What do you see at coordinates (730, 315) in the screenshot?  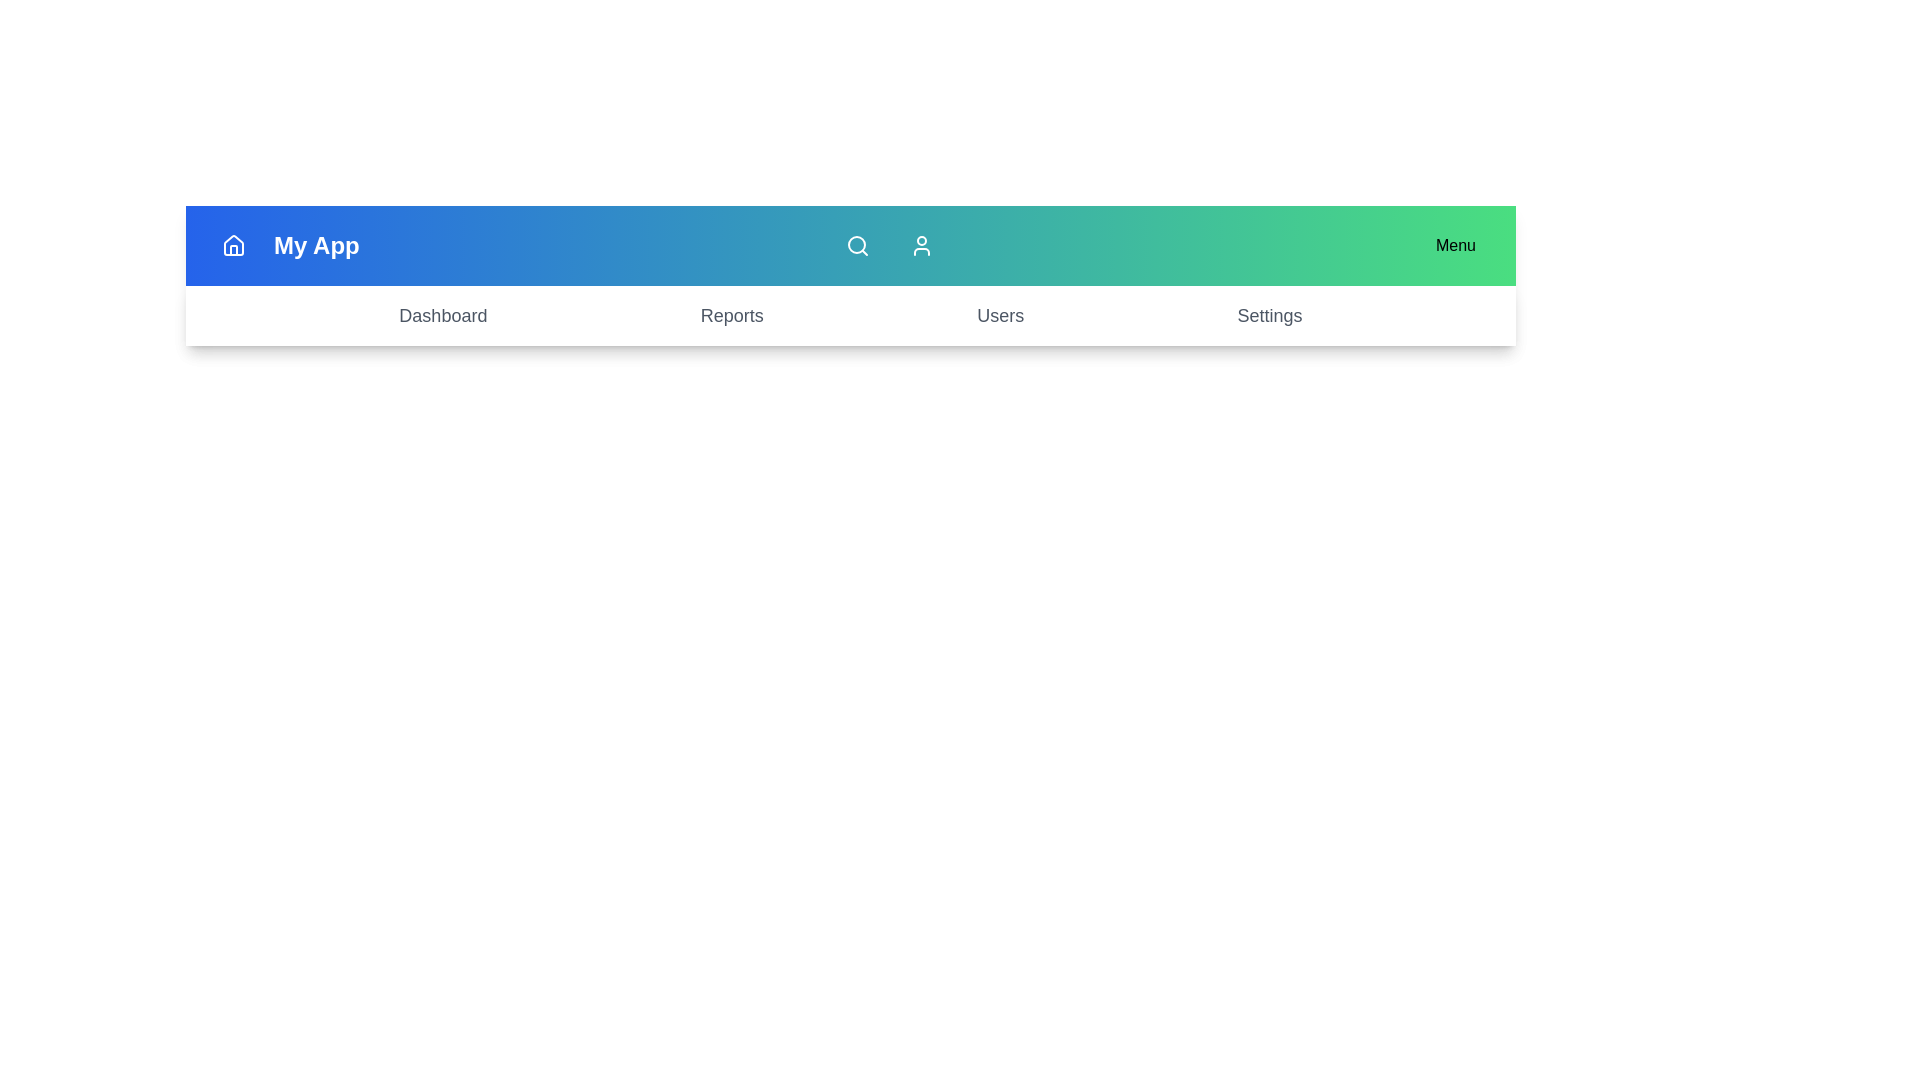 I see `the menu item Reports from the navigation bar` at bounding box center [730, 315].